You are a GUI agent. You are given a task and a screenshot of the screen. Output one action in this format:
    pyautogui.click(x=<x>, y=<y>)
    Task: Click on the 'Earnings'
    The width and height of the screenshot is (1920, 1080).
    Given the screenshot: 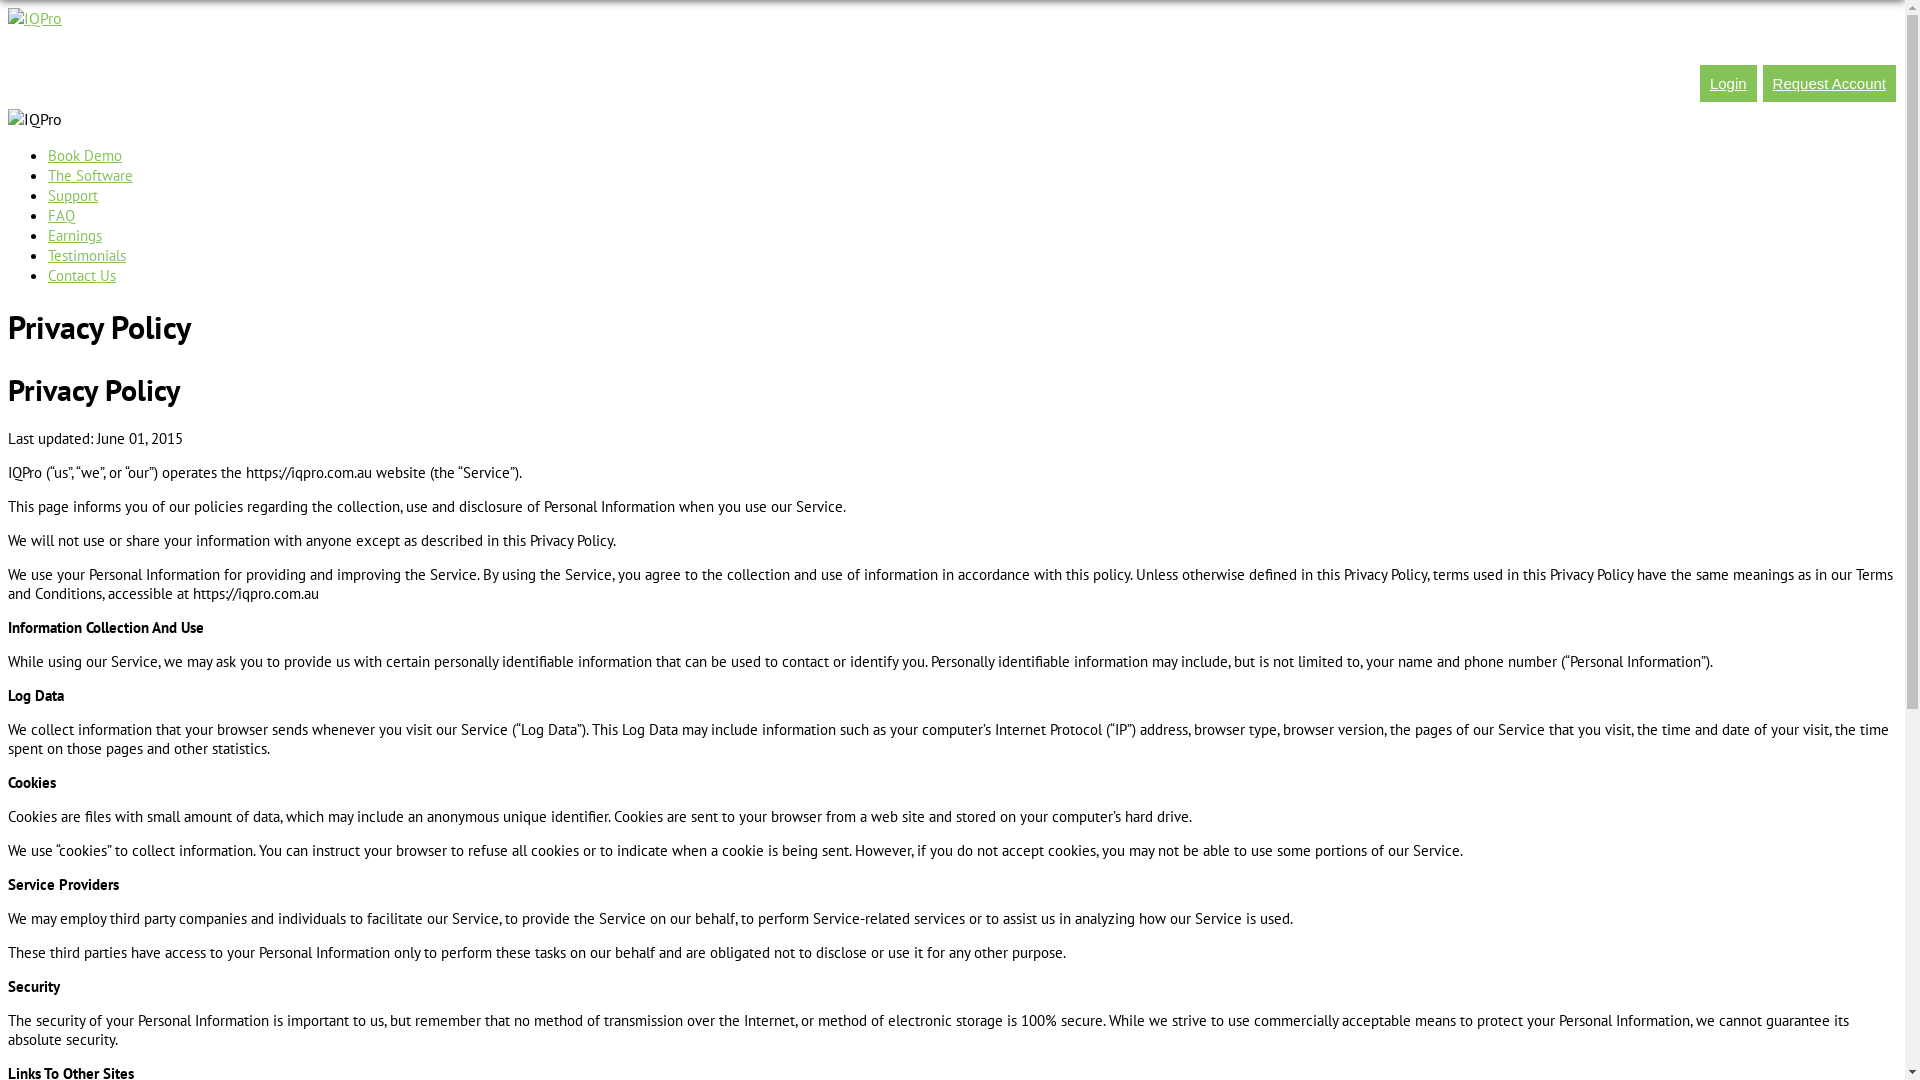 What is the action you would take?
    pyautogui.click(x=75, y=234)
    